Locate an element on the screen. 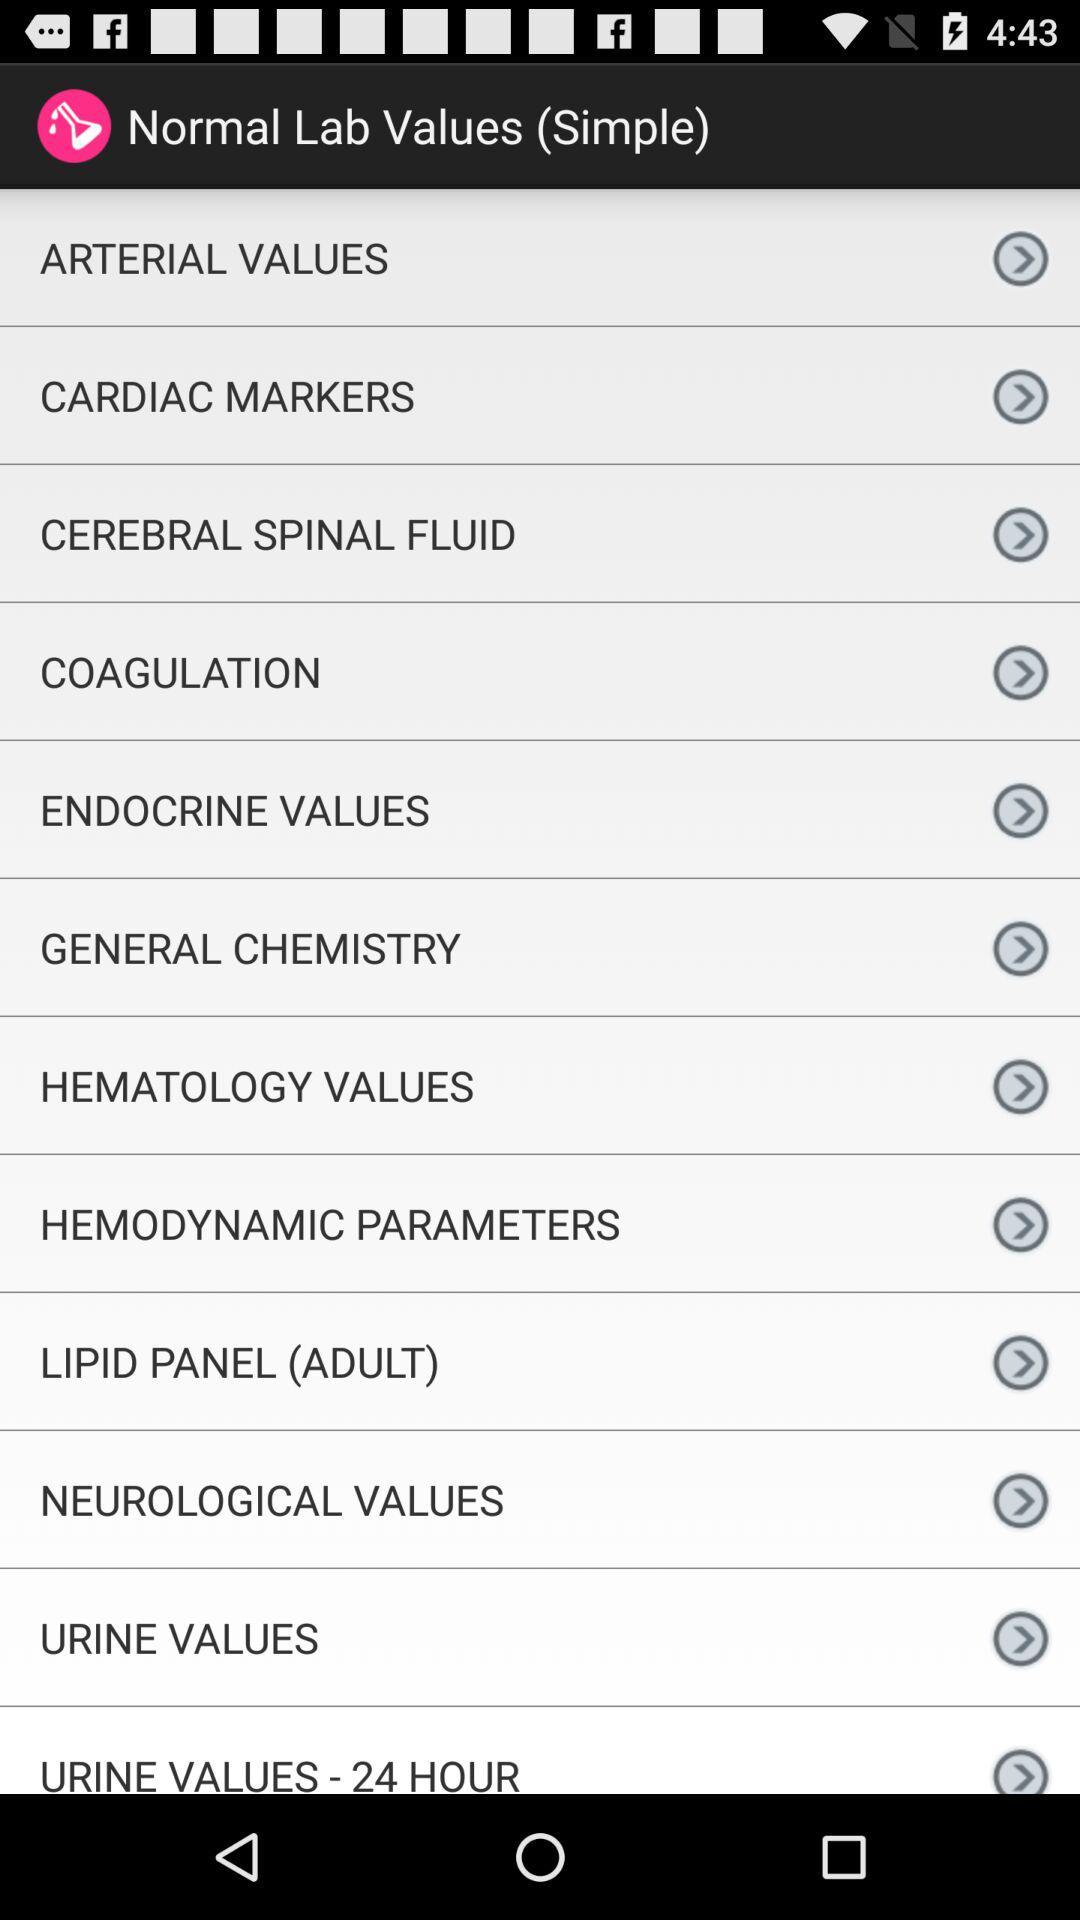  the icon above urine values is located at coordinates (480, 1499).